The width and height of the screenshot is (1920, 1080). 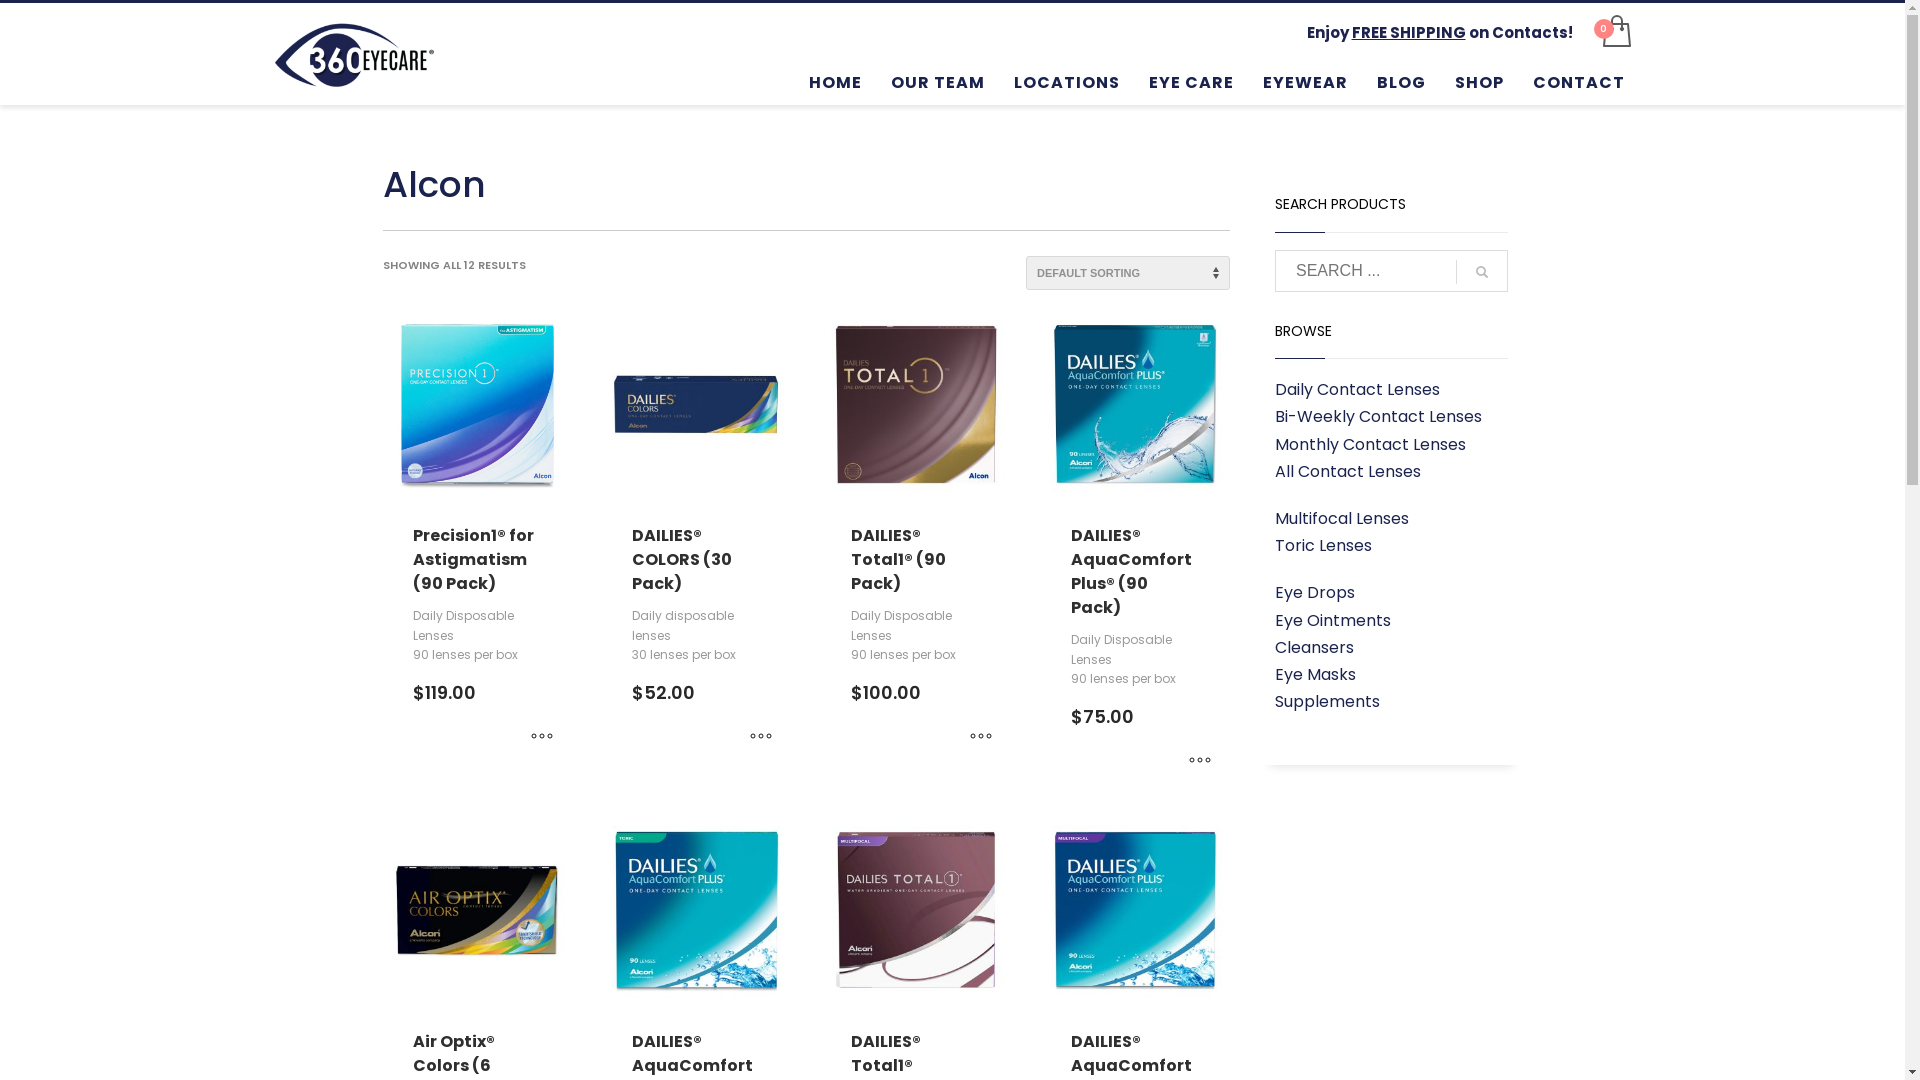 I want to click on 'Bi-Weekly Contact Lenses', so click(x=1377, y=415).